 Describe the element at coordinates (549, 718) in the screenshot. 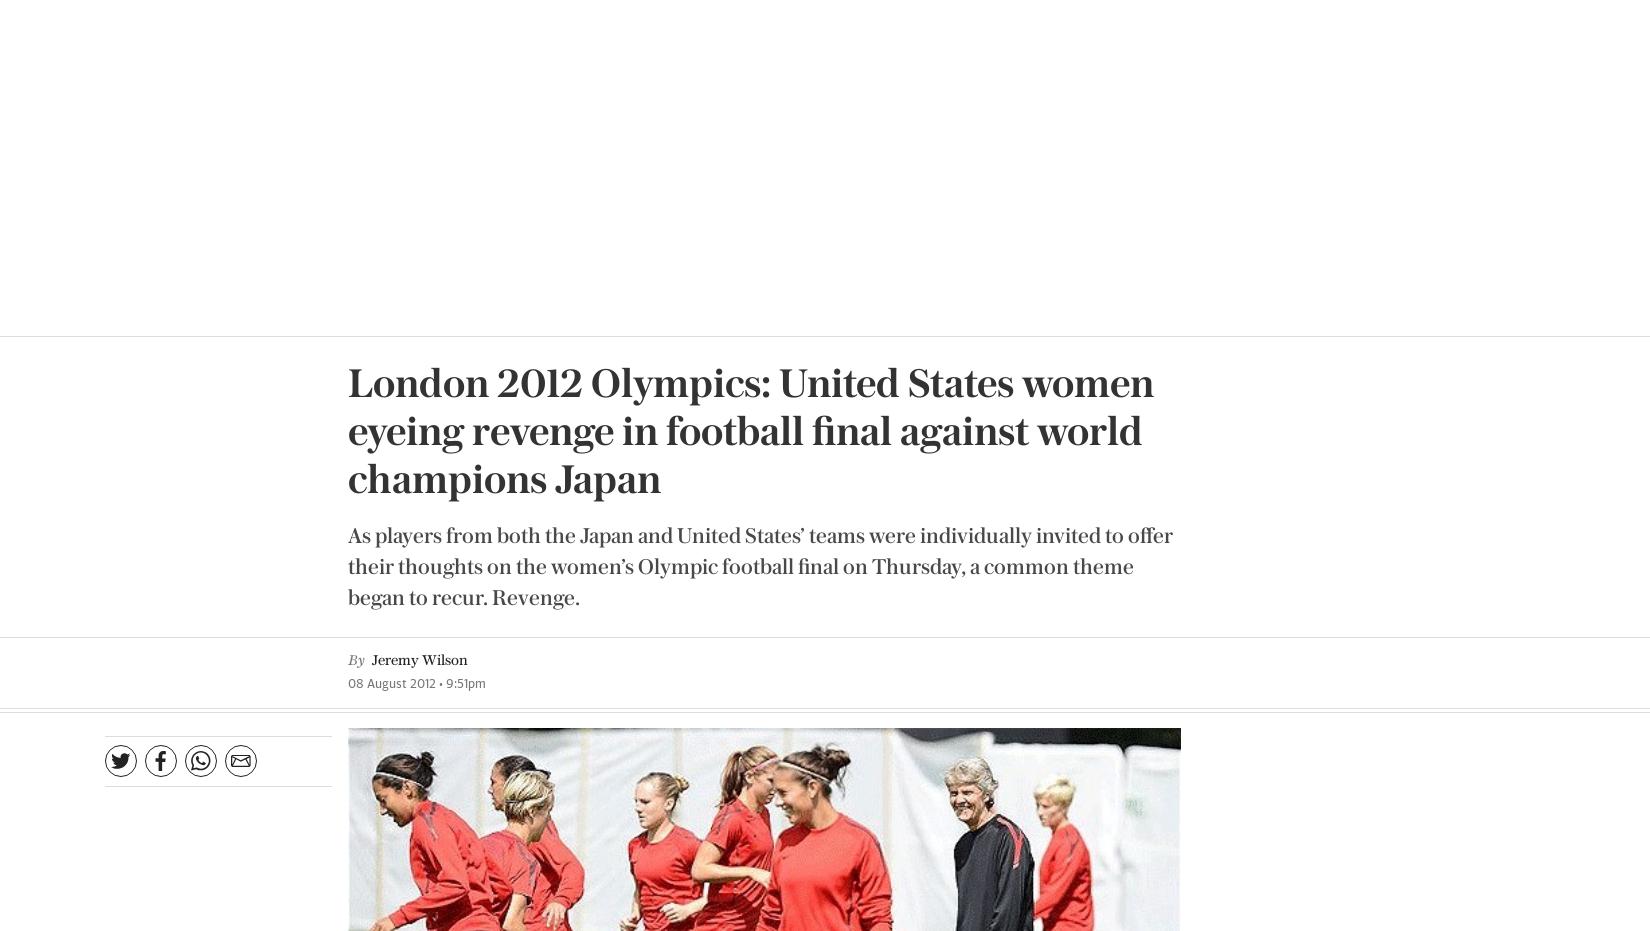

I see `'Try The Telegraph free for 1 month'` at that location.